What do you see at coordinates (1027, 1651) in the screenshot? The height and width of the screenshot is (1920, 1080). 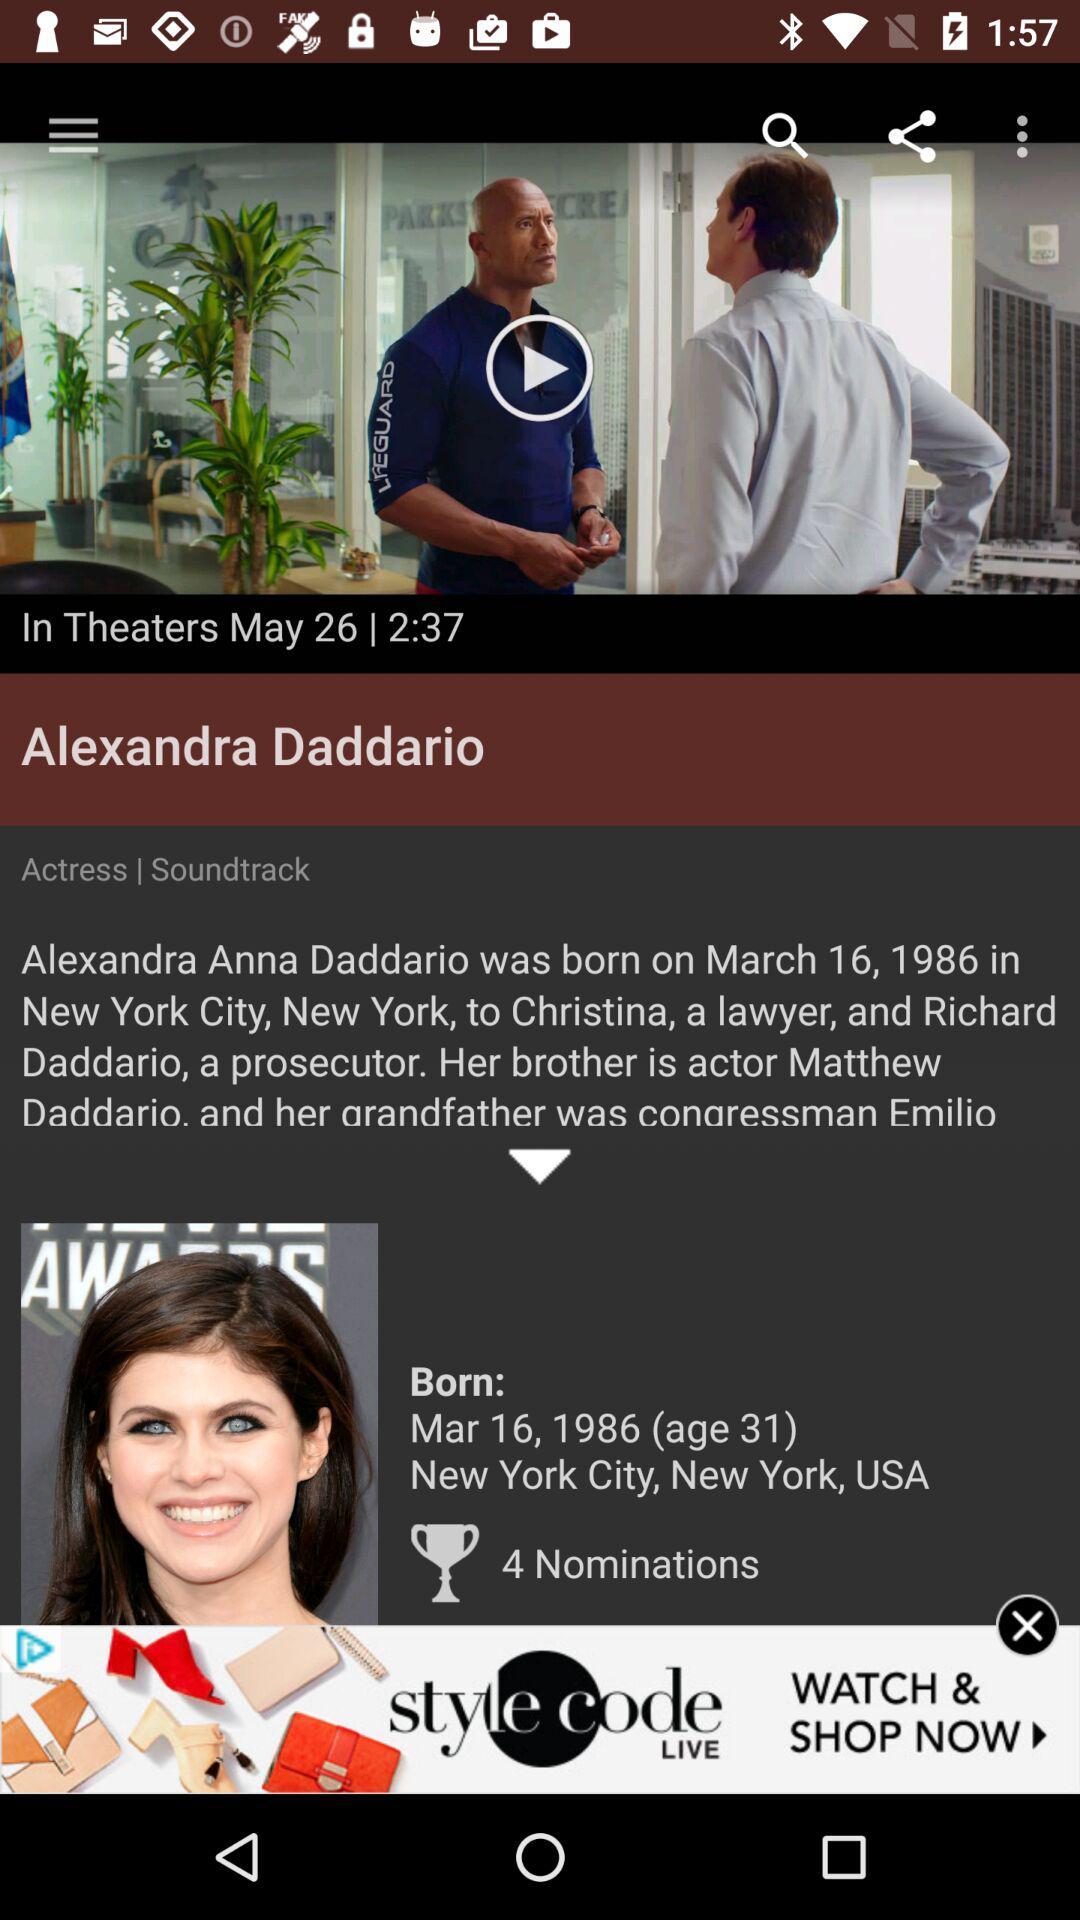 I see `the advertisement` at bounding box center [1027, 1651].